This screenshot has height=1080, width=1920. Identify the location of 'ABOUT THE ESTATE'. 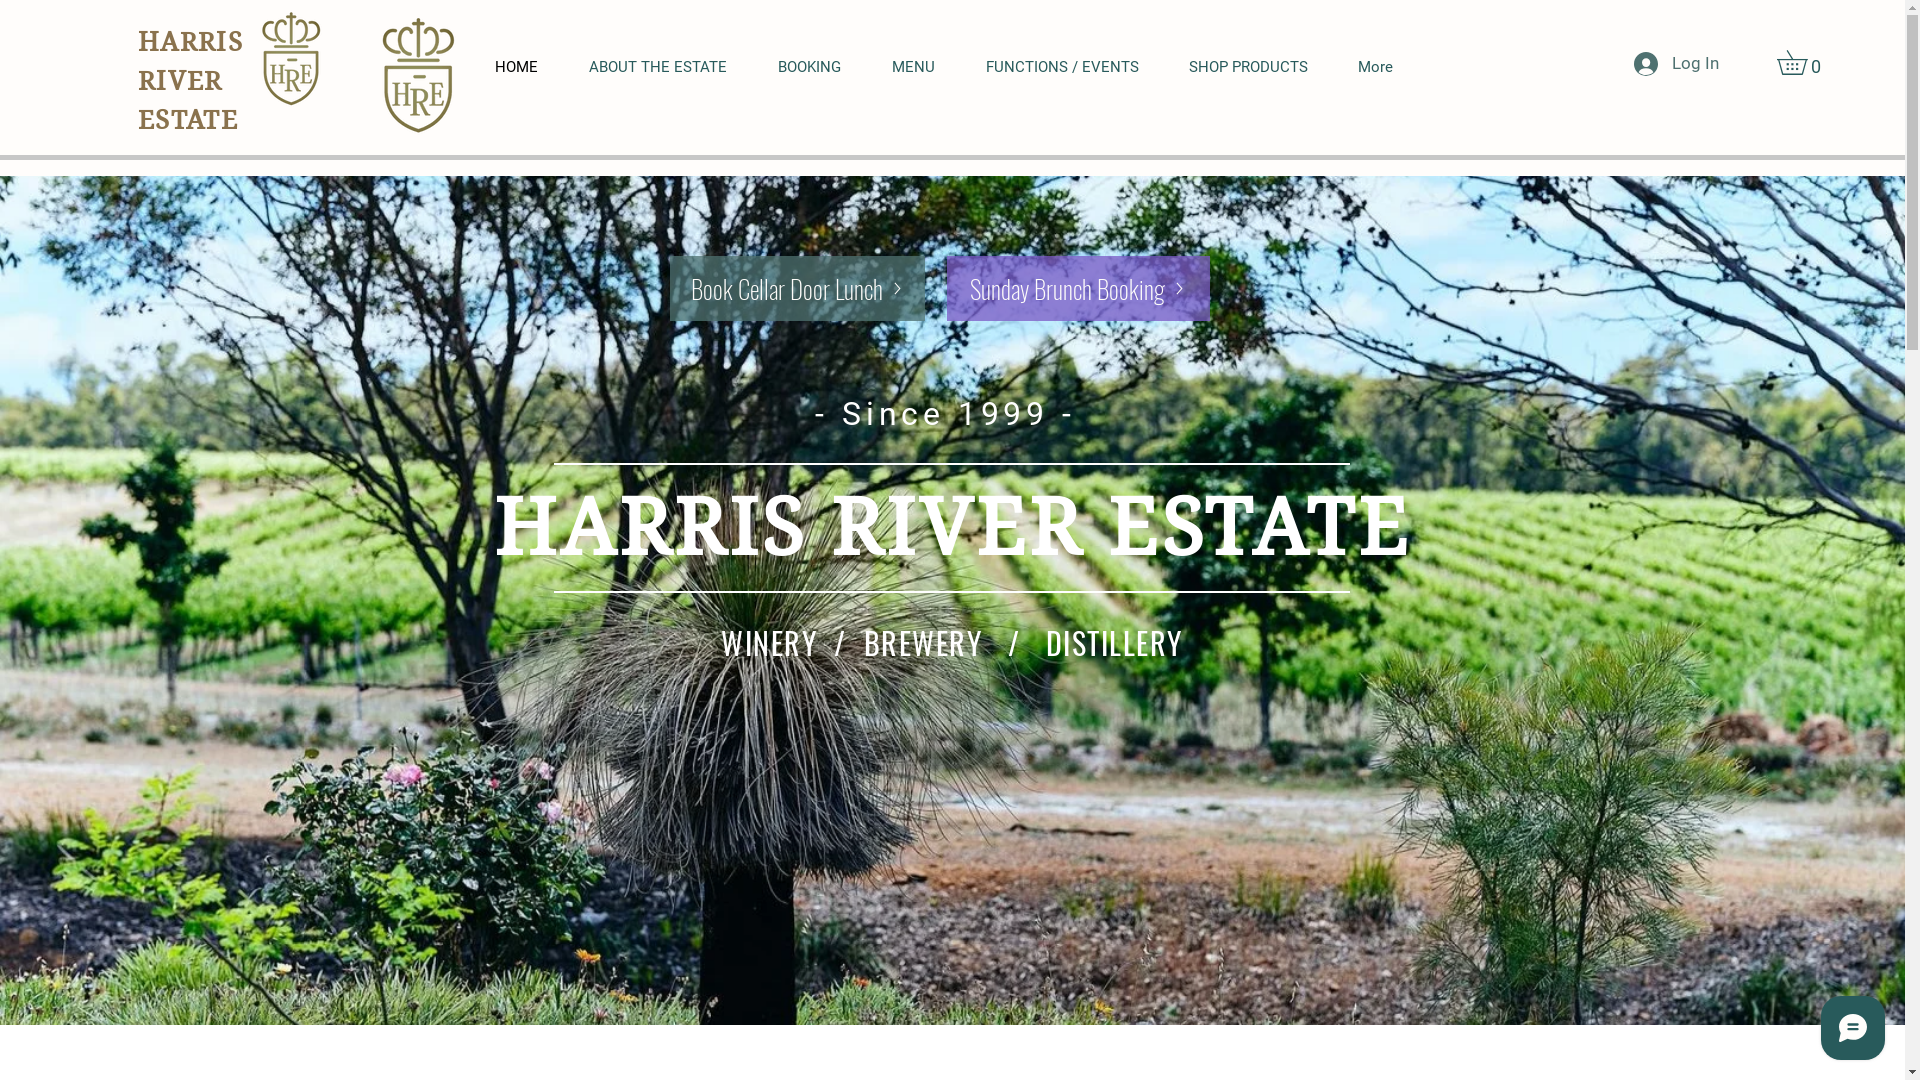
(668, 66).